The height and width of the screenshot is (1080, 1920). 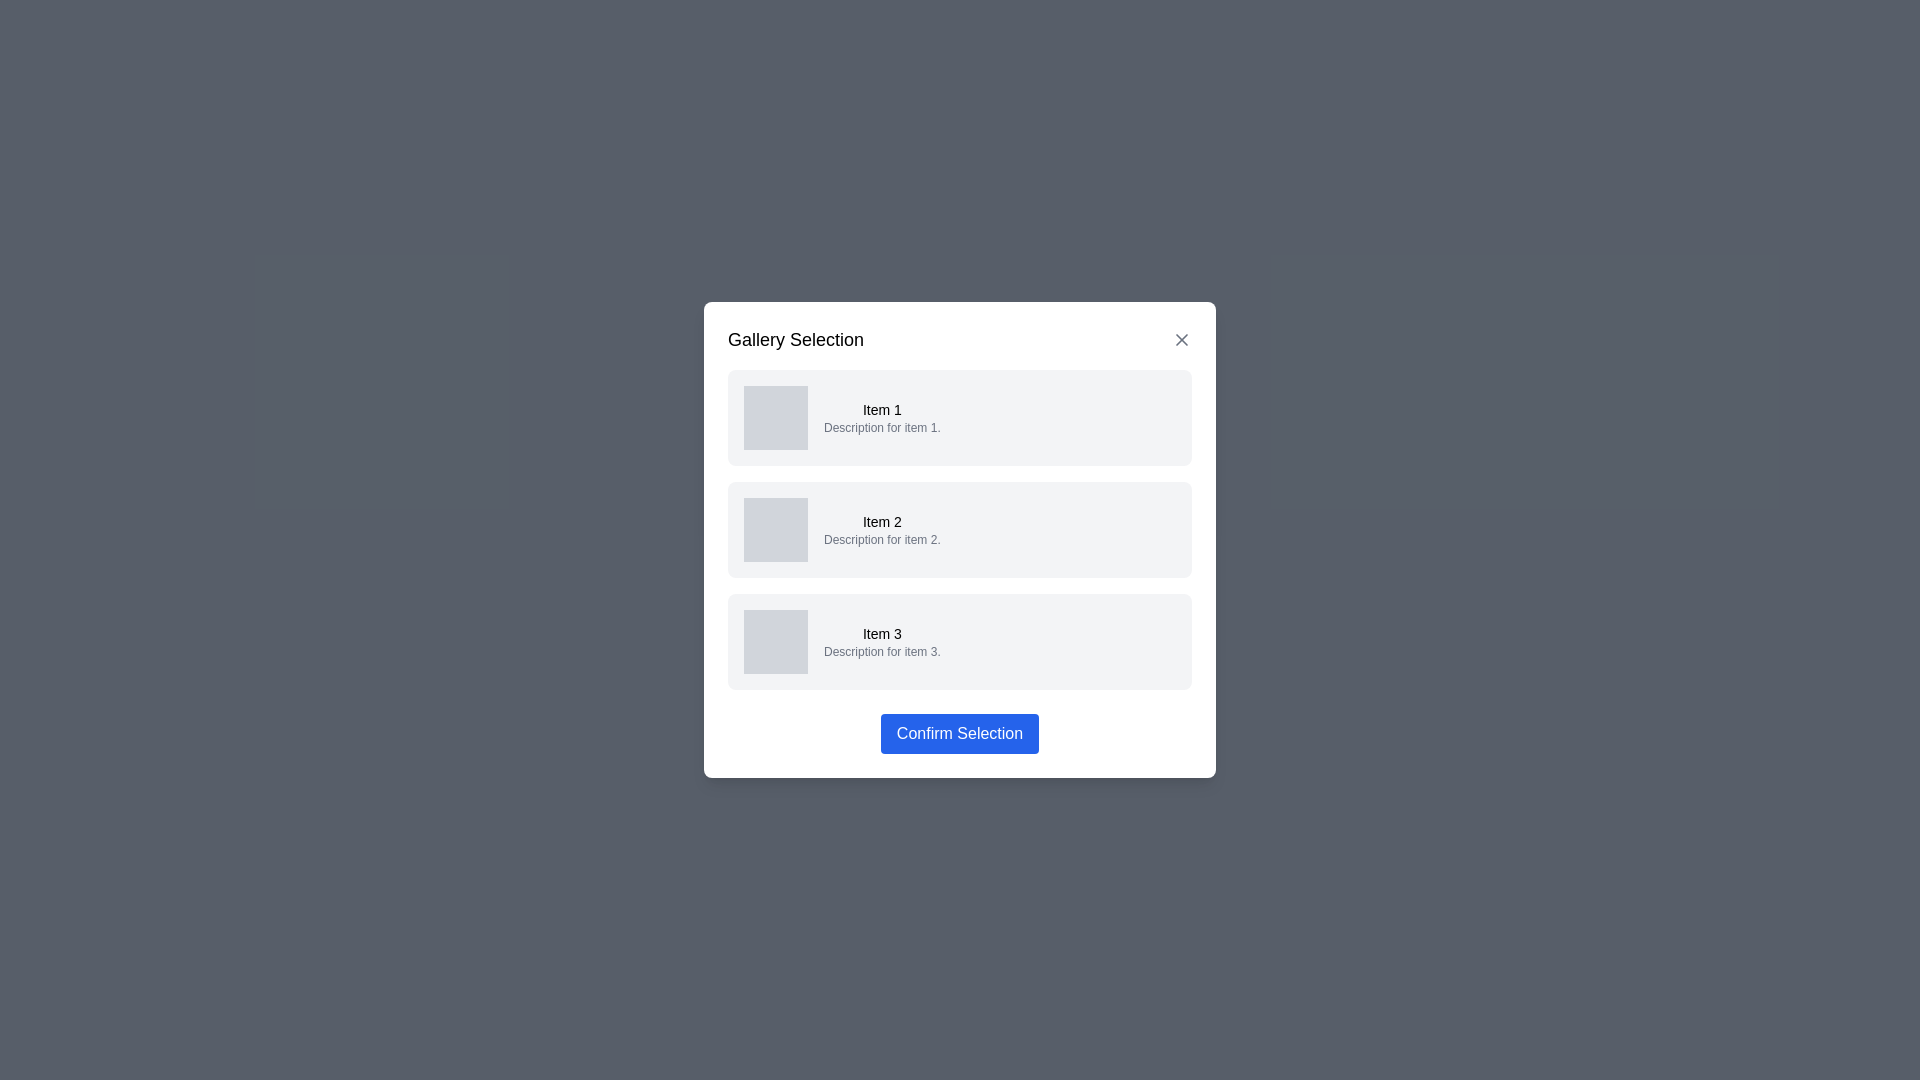 I want to click on the small cross ('X') icon located at the top-right corner of the modal, so click(x=1181, y=338).